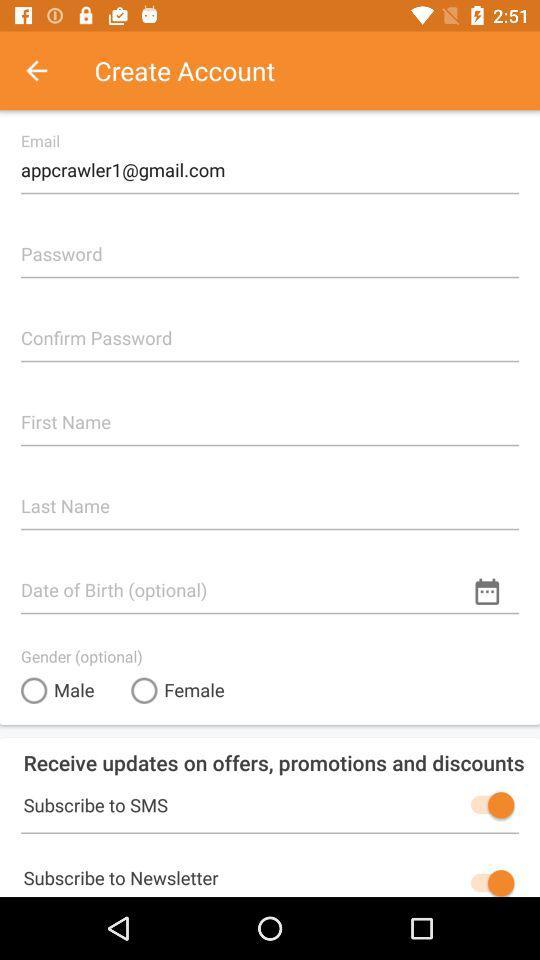 This screenshot has height=960, width=540. I want to click on item to the left of female icon, so click(57, 690).